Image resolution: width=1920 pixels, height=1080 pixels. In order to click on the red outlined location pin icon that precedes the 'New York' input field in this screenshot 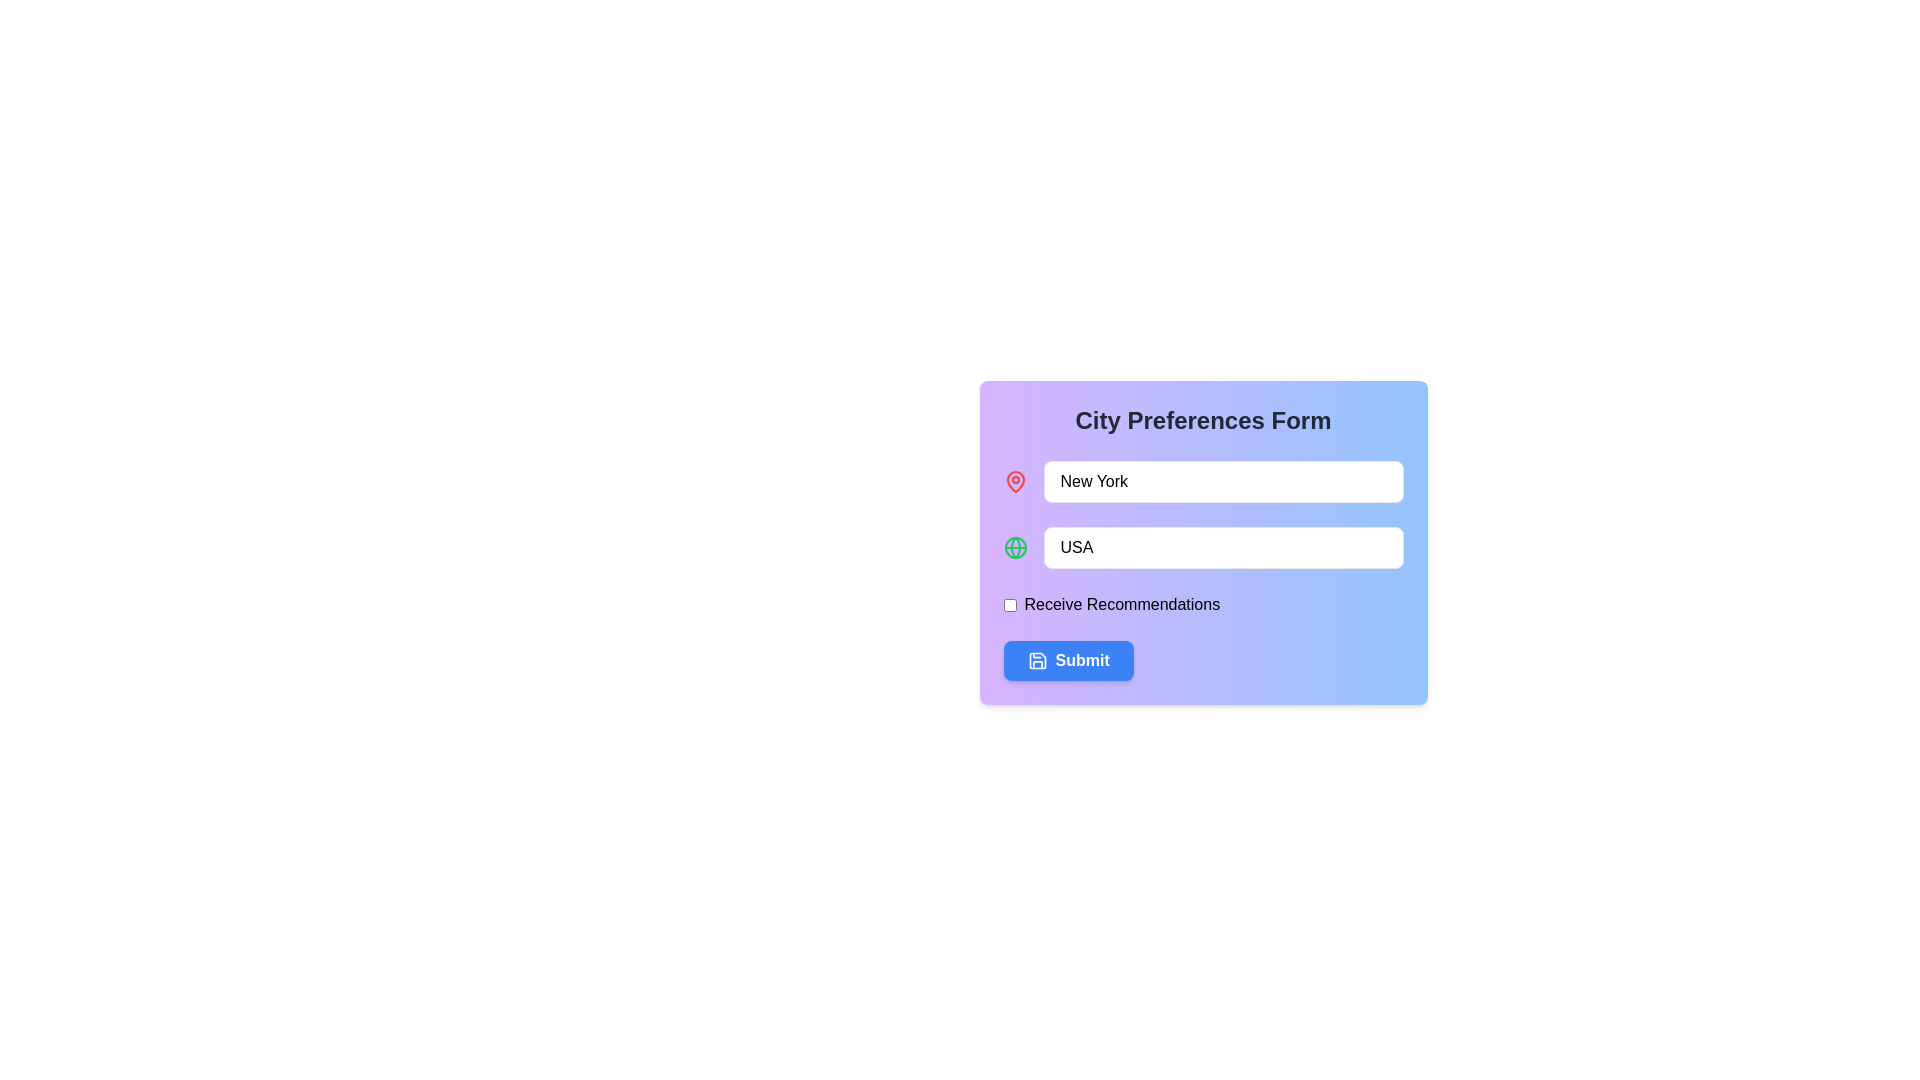, I will do `click(1015, 482)`.